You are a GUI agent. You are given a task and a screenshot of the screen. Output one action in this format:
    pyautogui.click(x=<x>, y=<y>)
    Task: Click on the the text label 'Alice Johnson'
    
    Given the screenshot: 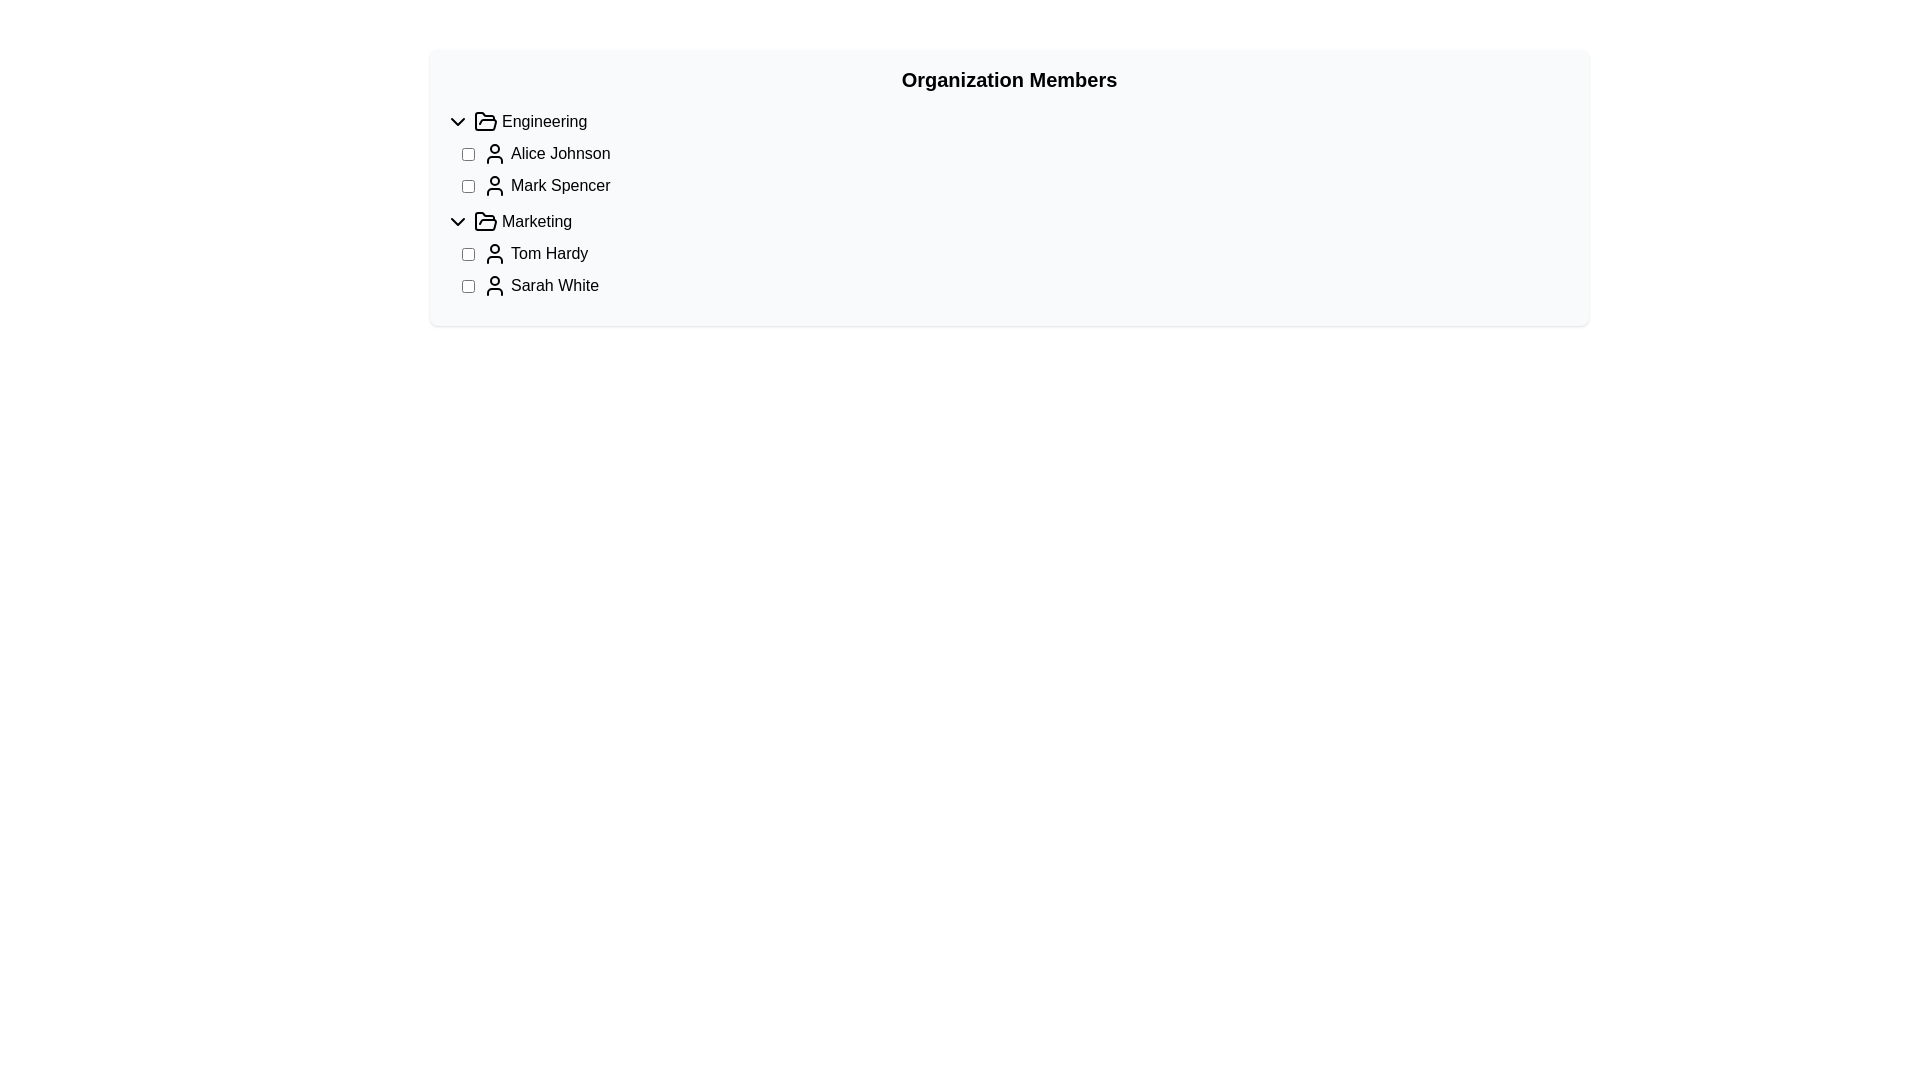 What is the action you would take?
    pyautogui.click(x=560, y=153)
    